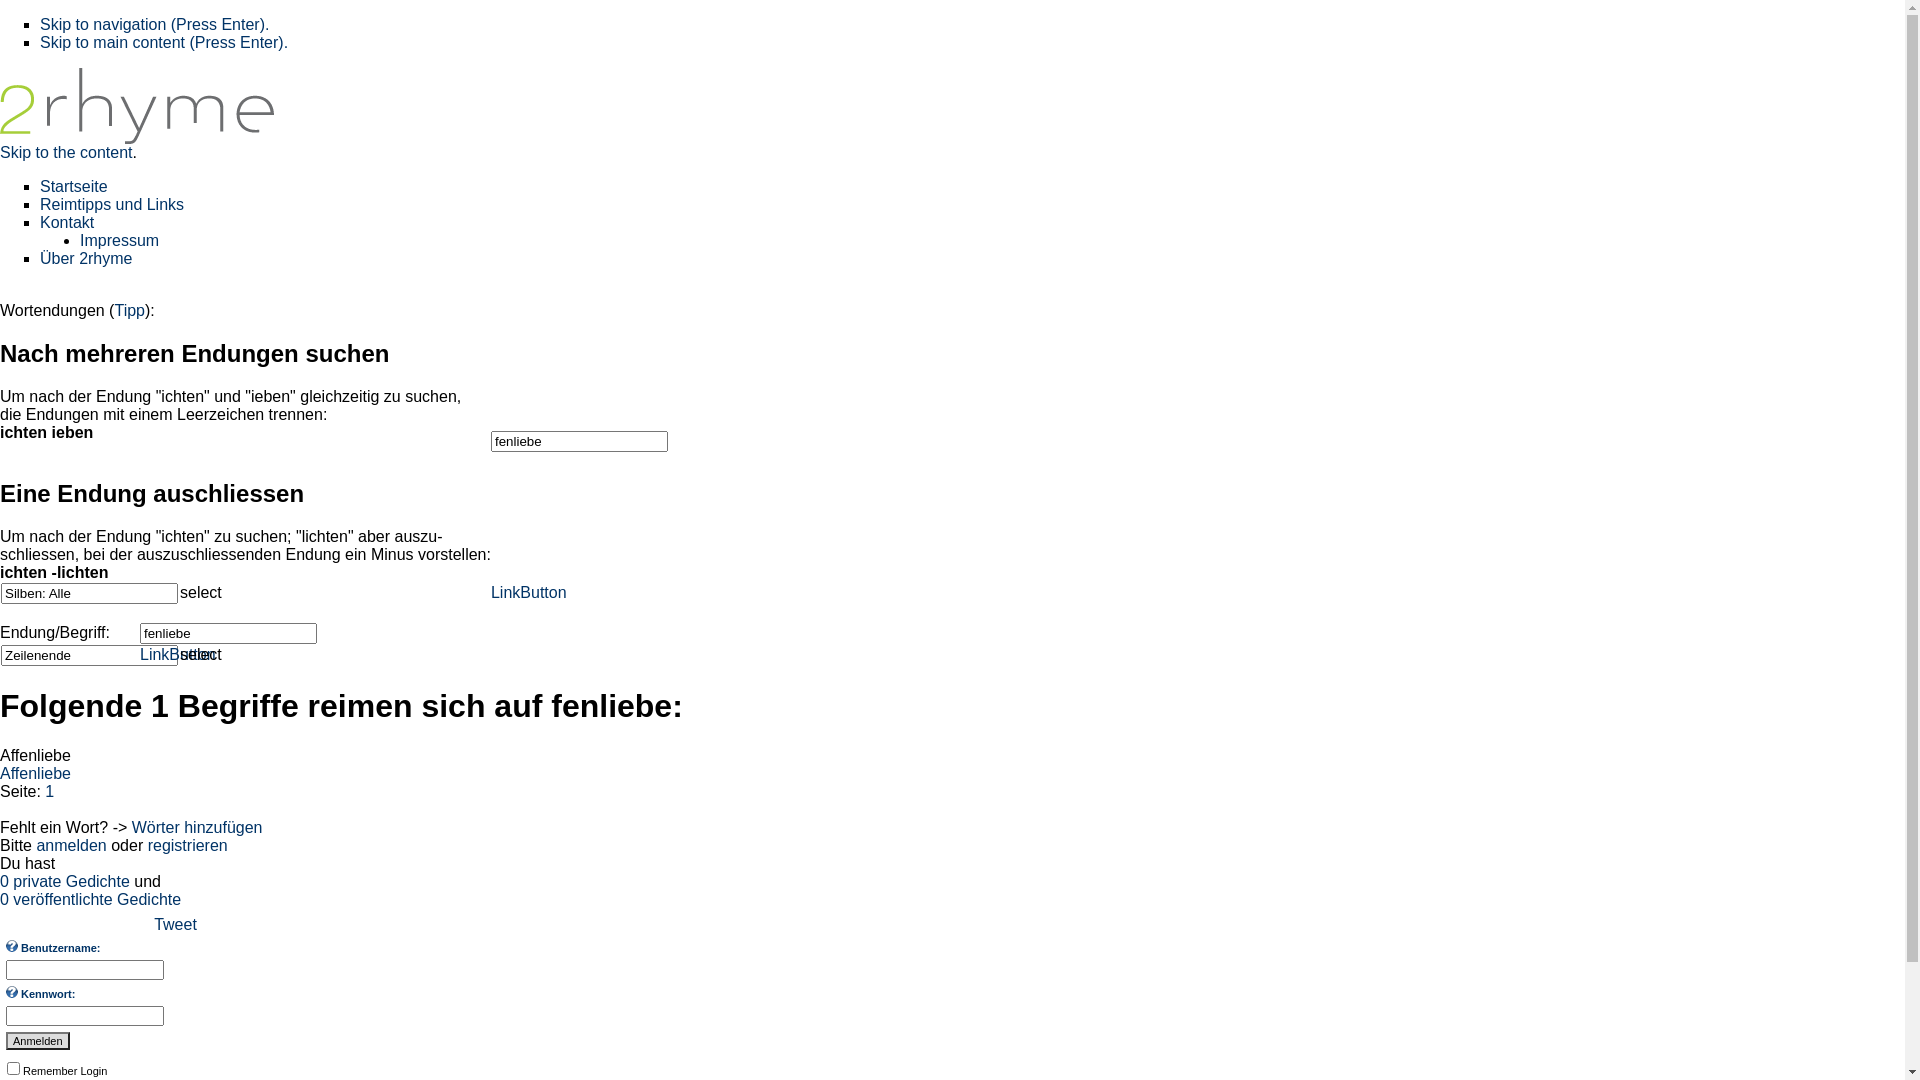 The width and height of the screenshot is (1920, 1080). What do you see at coordinates (32, 771) in the screenshot?
I see `'n'` at bounding box center [32, 771].